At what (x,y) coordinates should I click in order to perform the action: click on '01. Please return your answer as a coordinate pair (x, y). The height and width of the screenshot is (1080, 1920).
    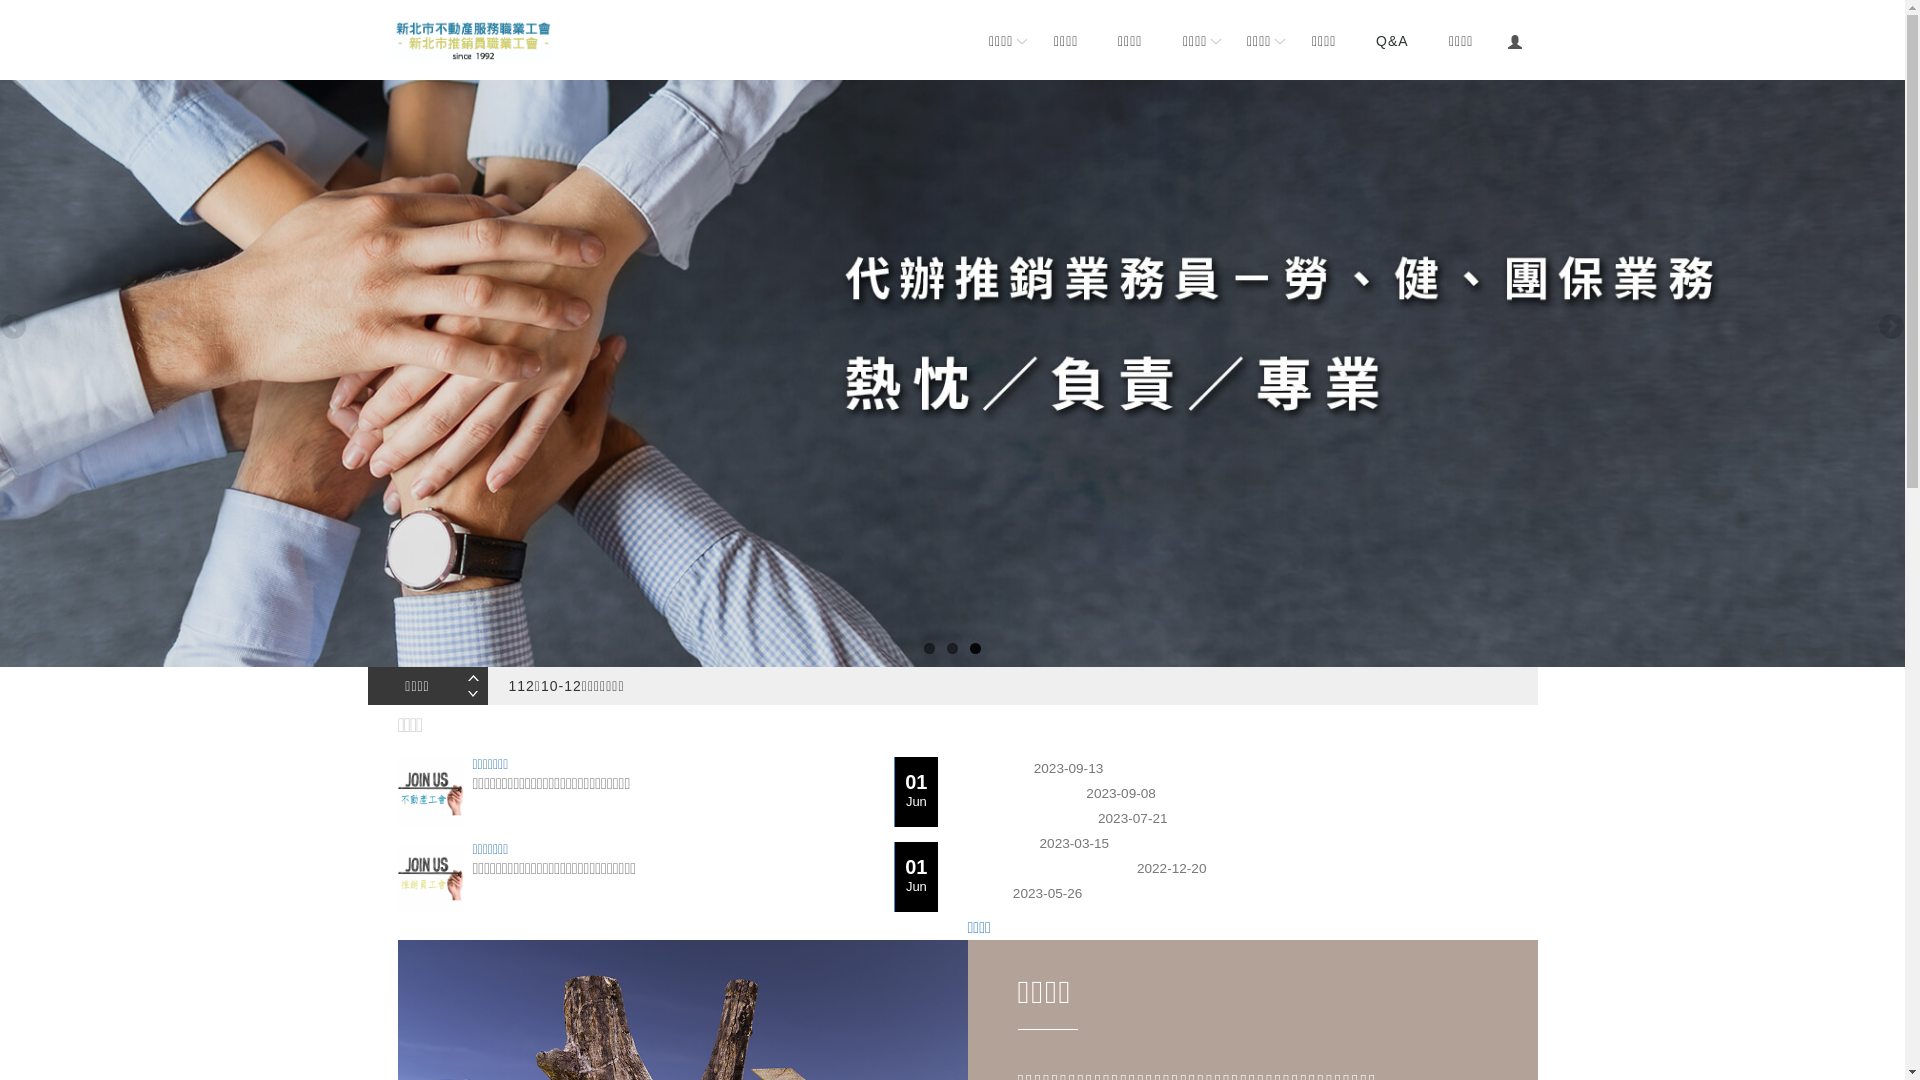
    Looking at the image, I should click on (914, 875).